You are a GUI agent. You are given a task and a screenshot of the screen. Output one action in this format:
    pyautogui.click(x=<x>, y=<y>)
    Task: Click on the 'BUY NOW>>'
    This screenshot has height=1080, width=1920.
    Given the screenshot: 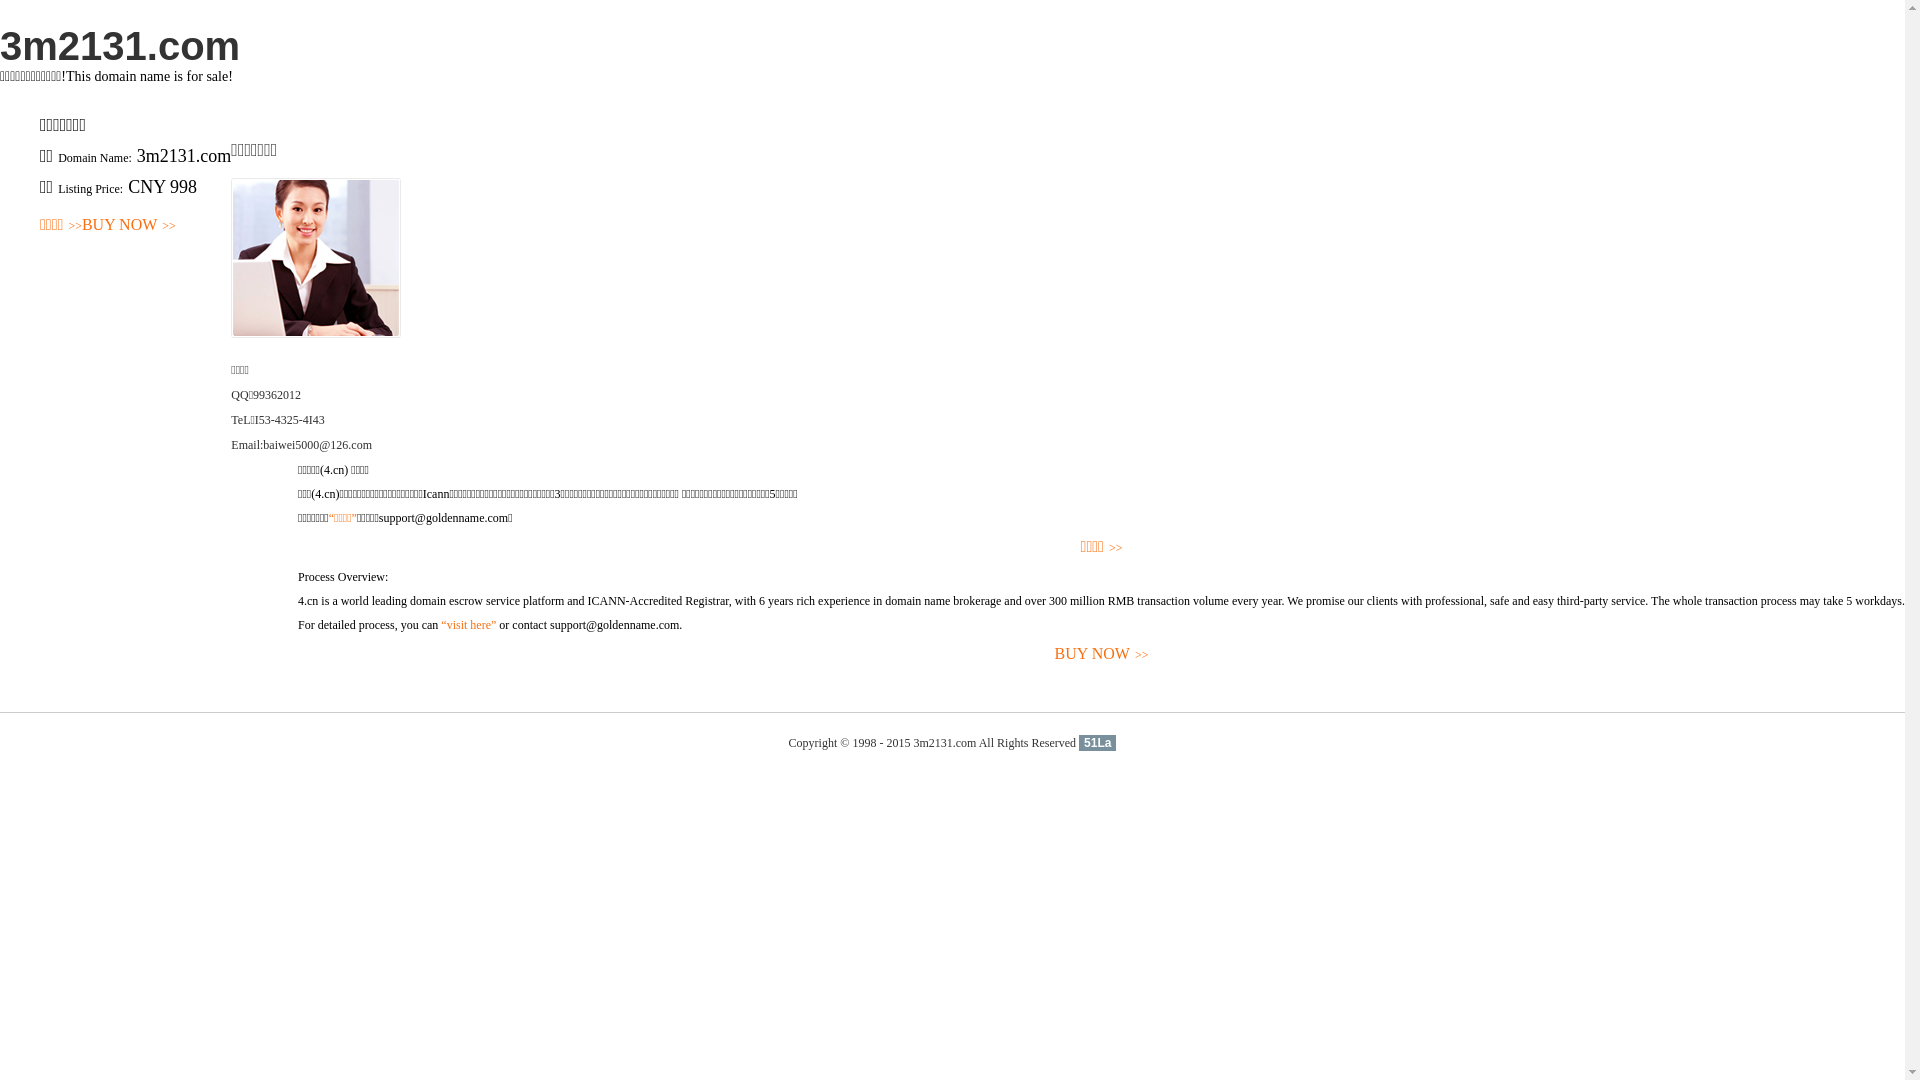 What is the action you would take?
    pyautogui.click(x=128, y=225)
    